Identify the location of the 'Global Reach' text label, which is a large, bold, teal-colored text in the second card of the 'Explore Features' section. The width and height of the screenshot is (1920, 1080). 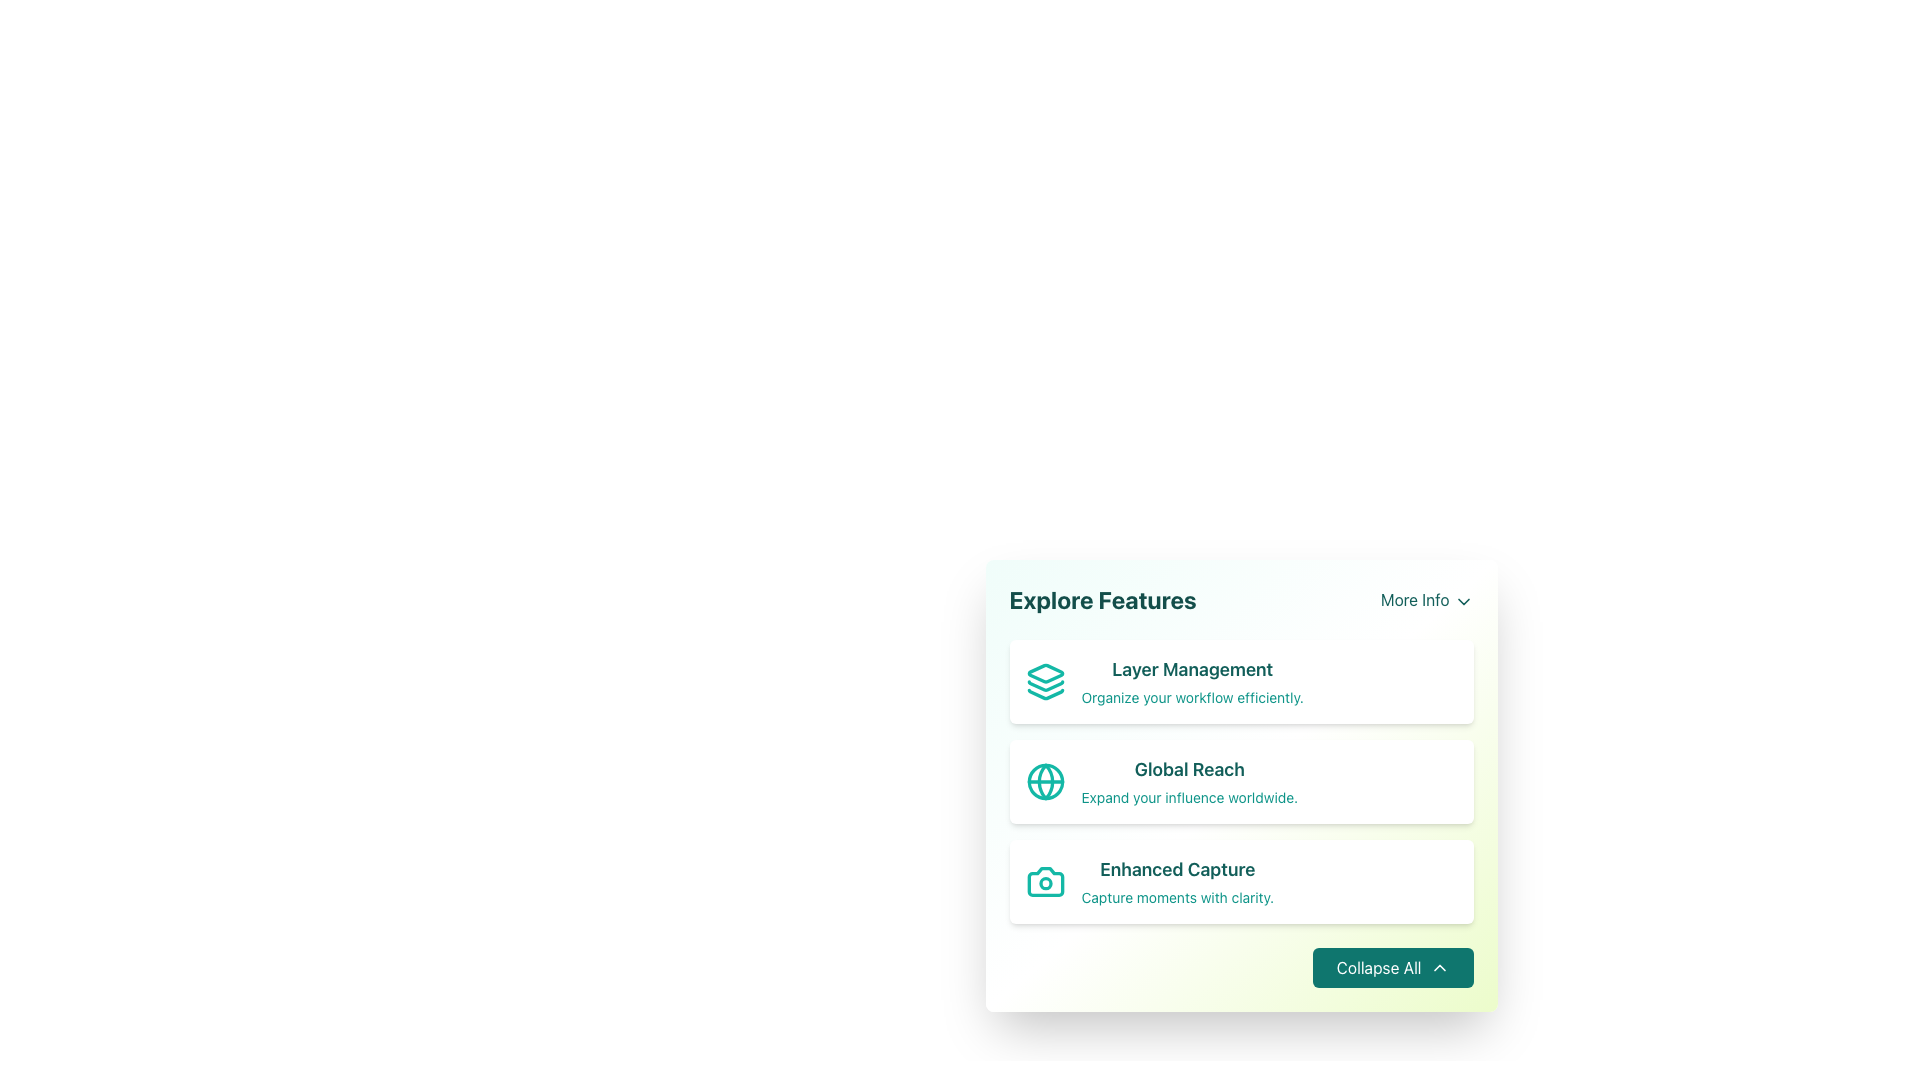
(1189, 769).